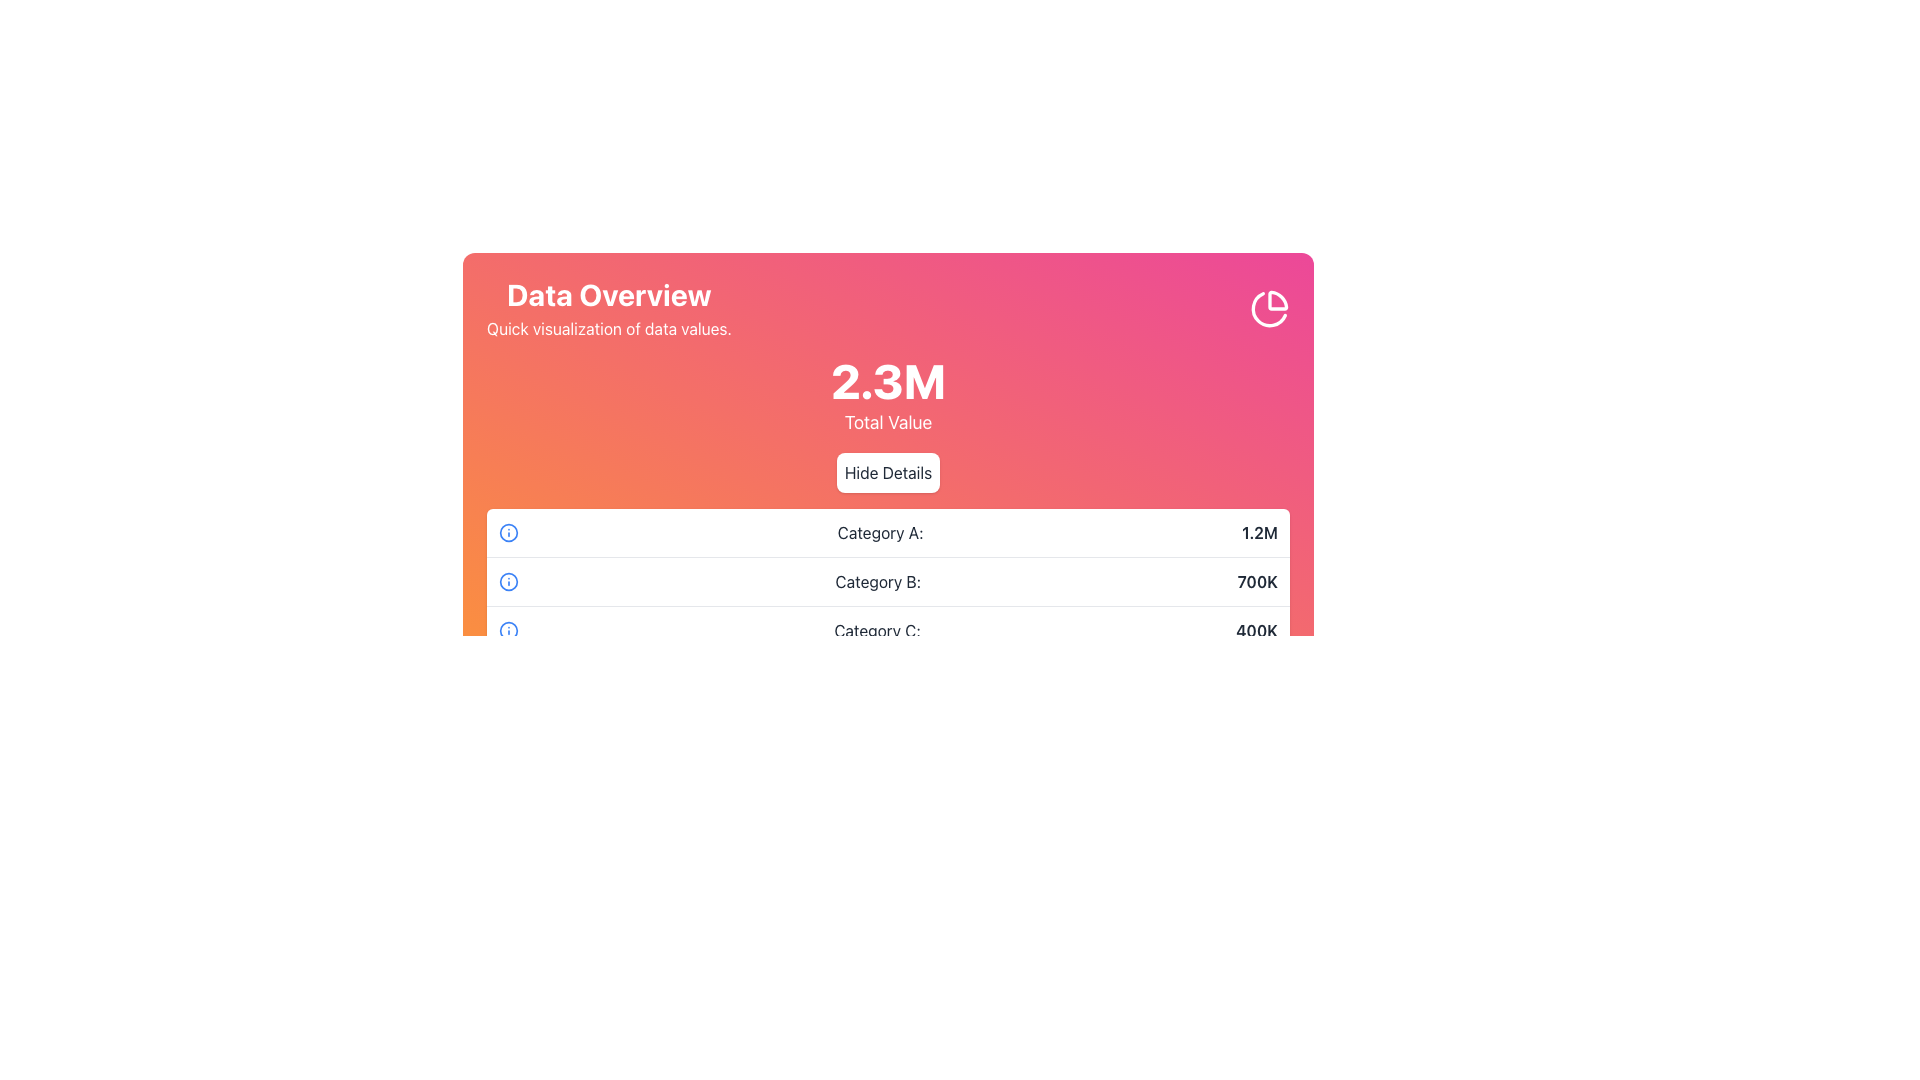 The image size is (1920, 1080). What do you see at coordinates (887, 581) in the screenshot?
I see `the textual information row displaying 'Category B: 700K', which is positioned between 'Category A: 1.2M' above and 'Category C: 400K' below` at bounding box center [887, 581].